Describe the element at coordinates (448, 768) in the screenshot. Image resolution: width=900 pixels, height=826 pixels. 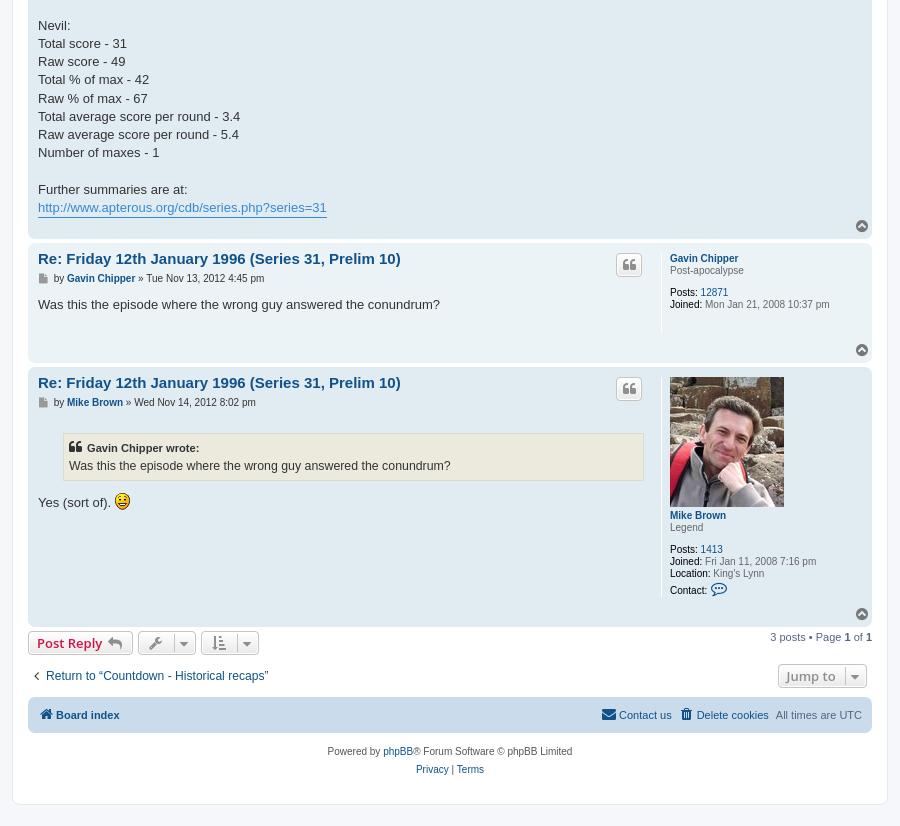
I see `'|'` at that location.